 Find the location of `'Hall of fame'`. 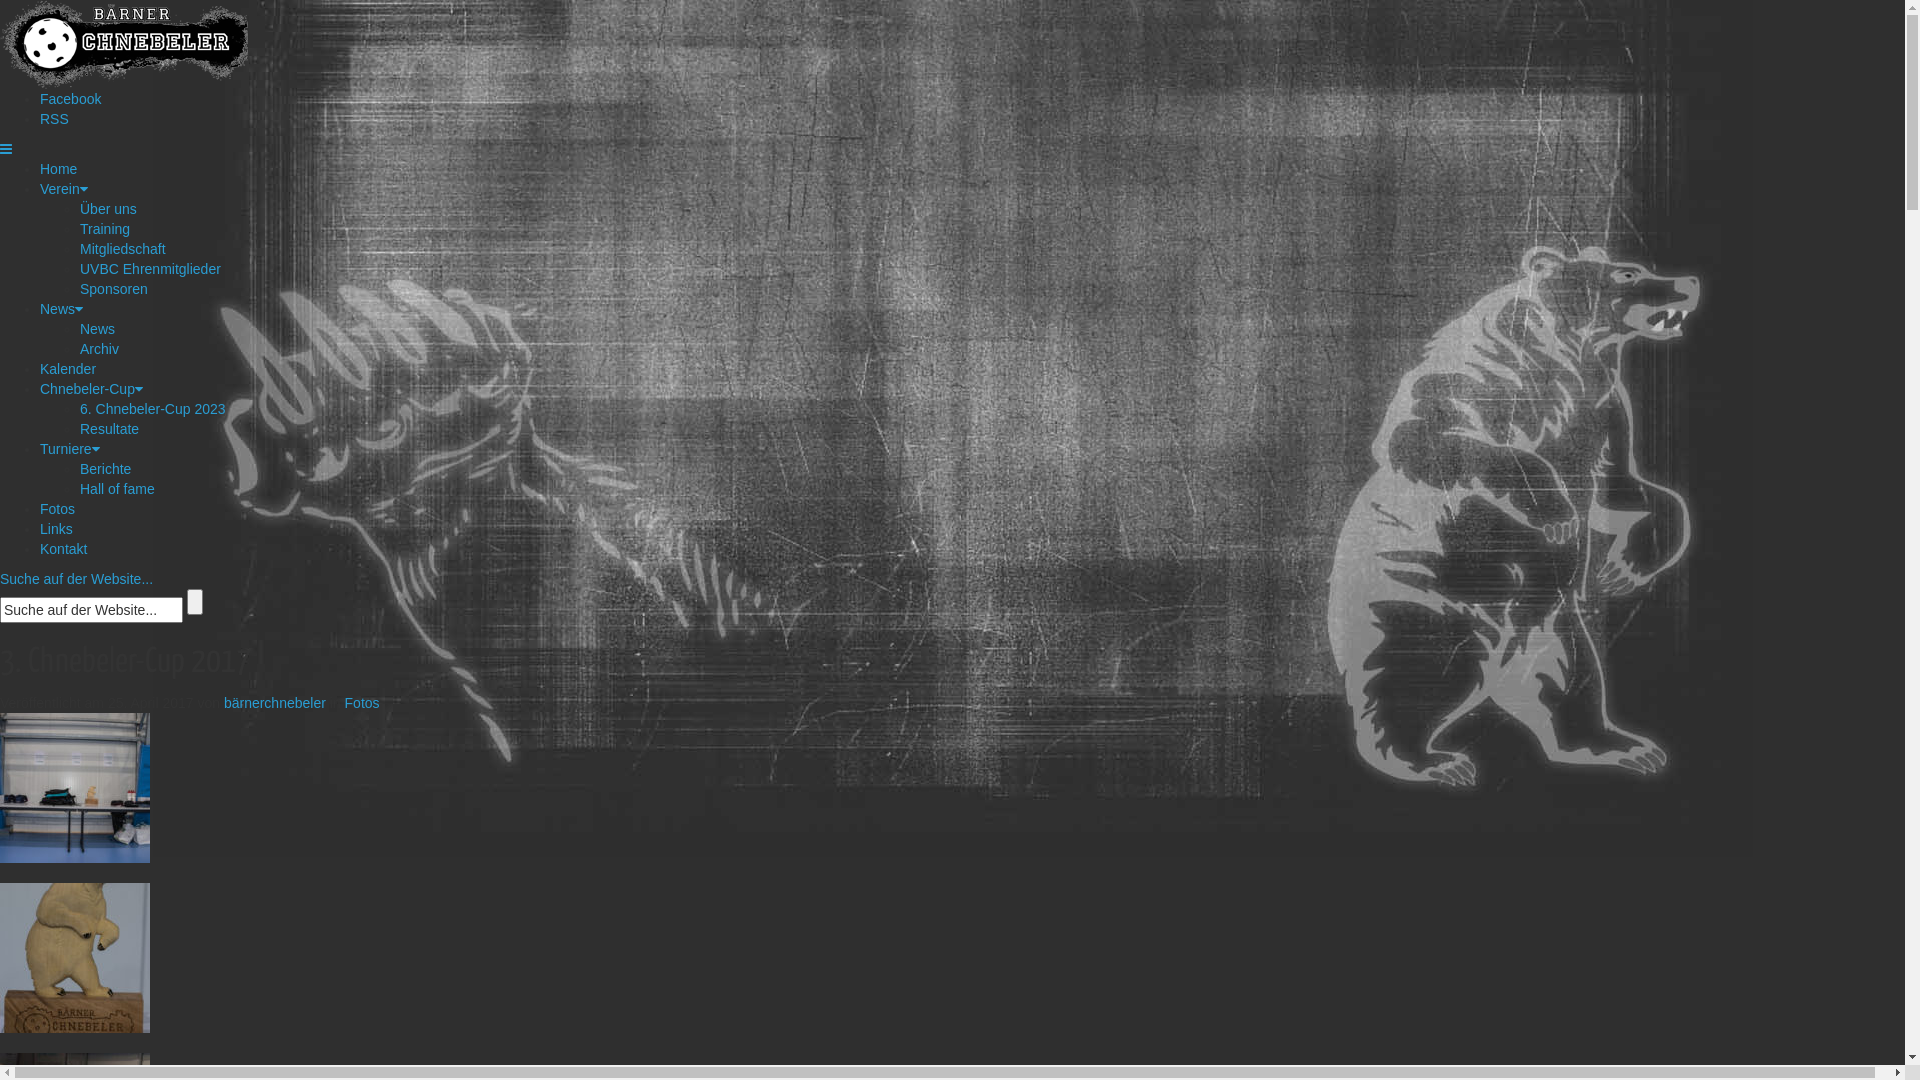

'Hall of fame' is located at coordinates (80, 489).